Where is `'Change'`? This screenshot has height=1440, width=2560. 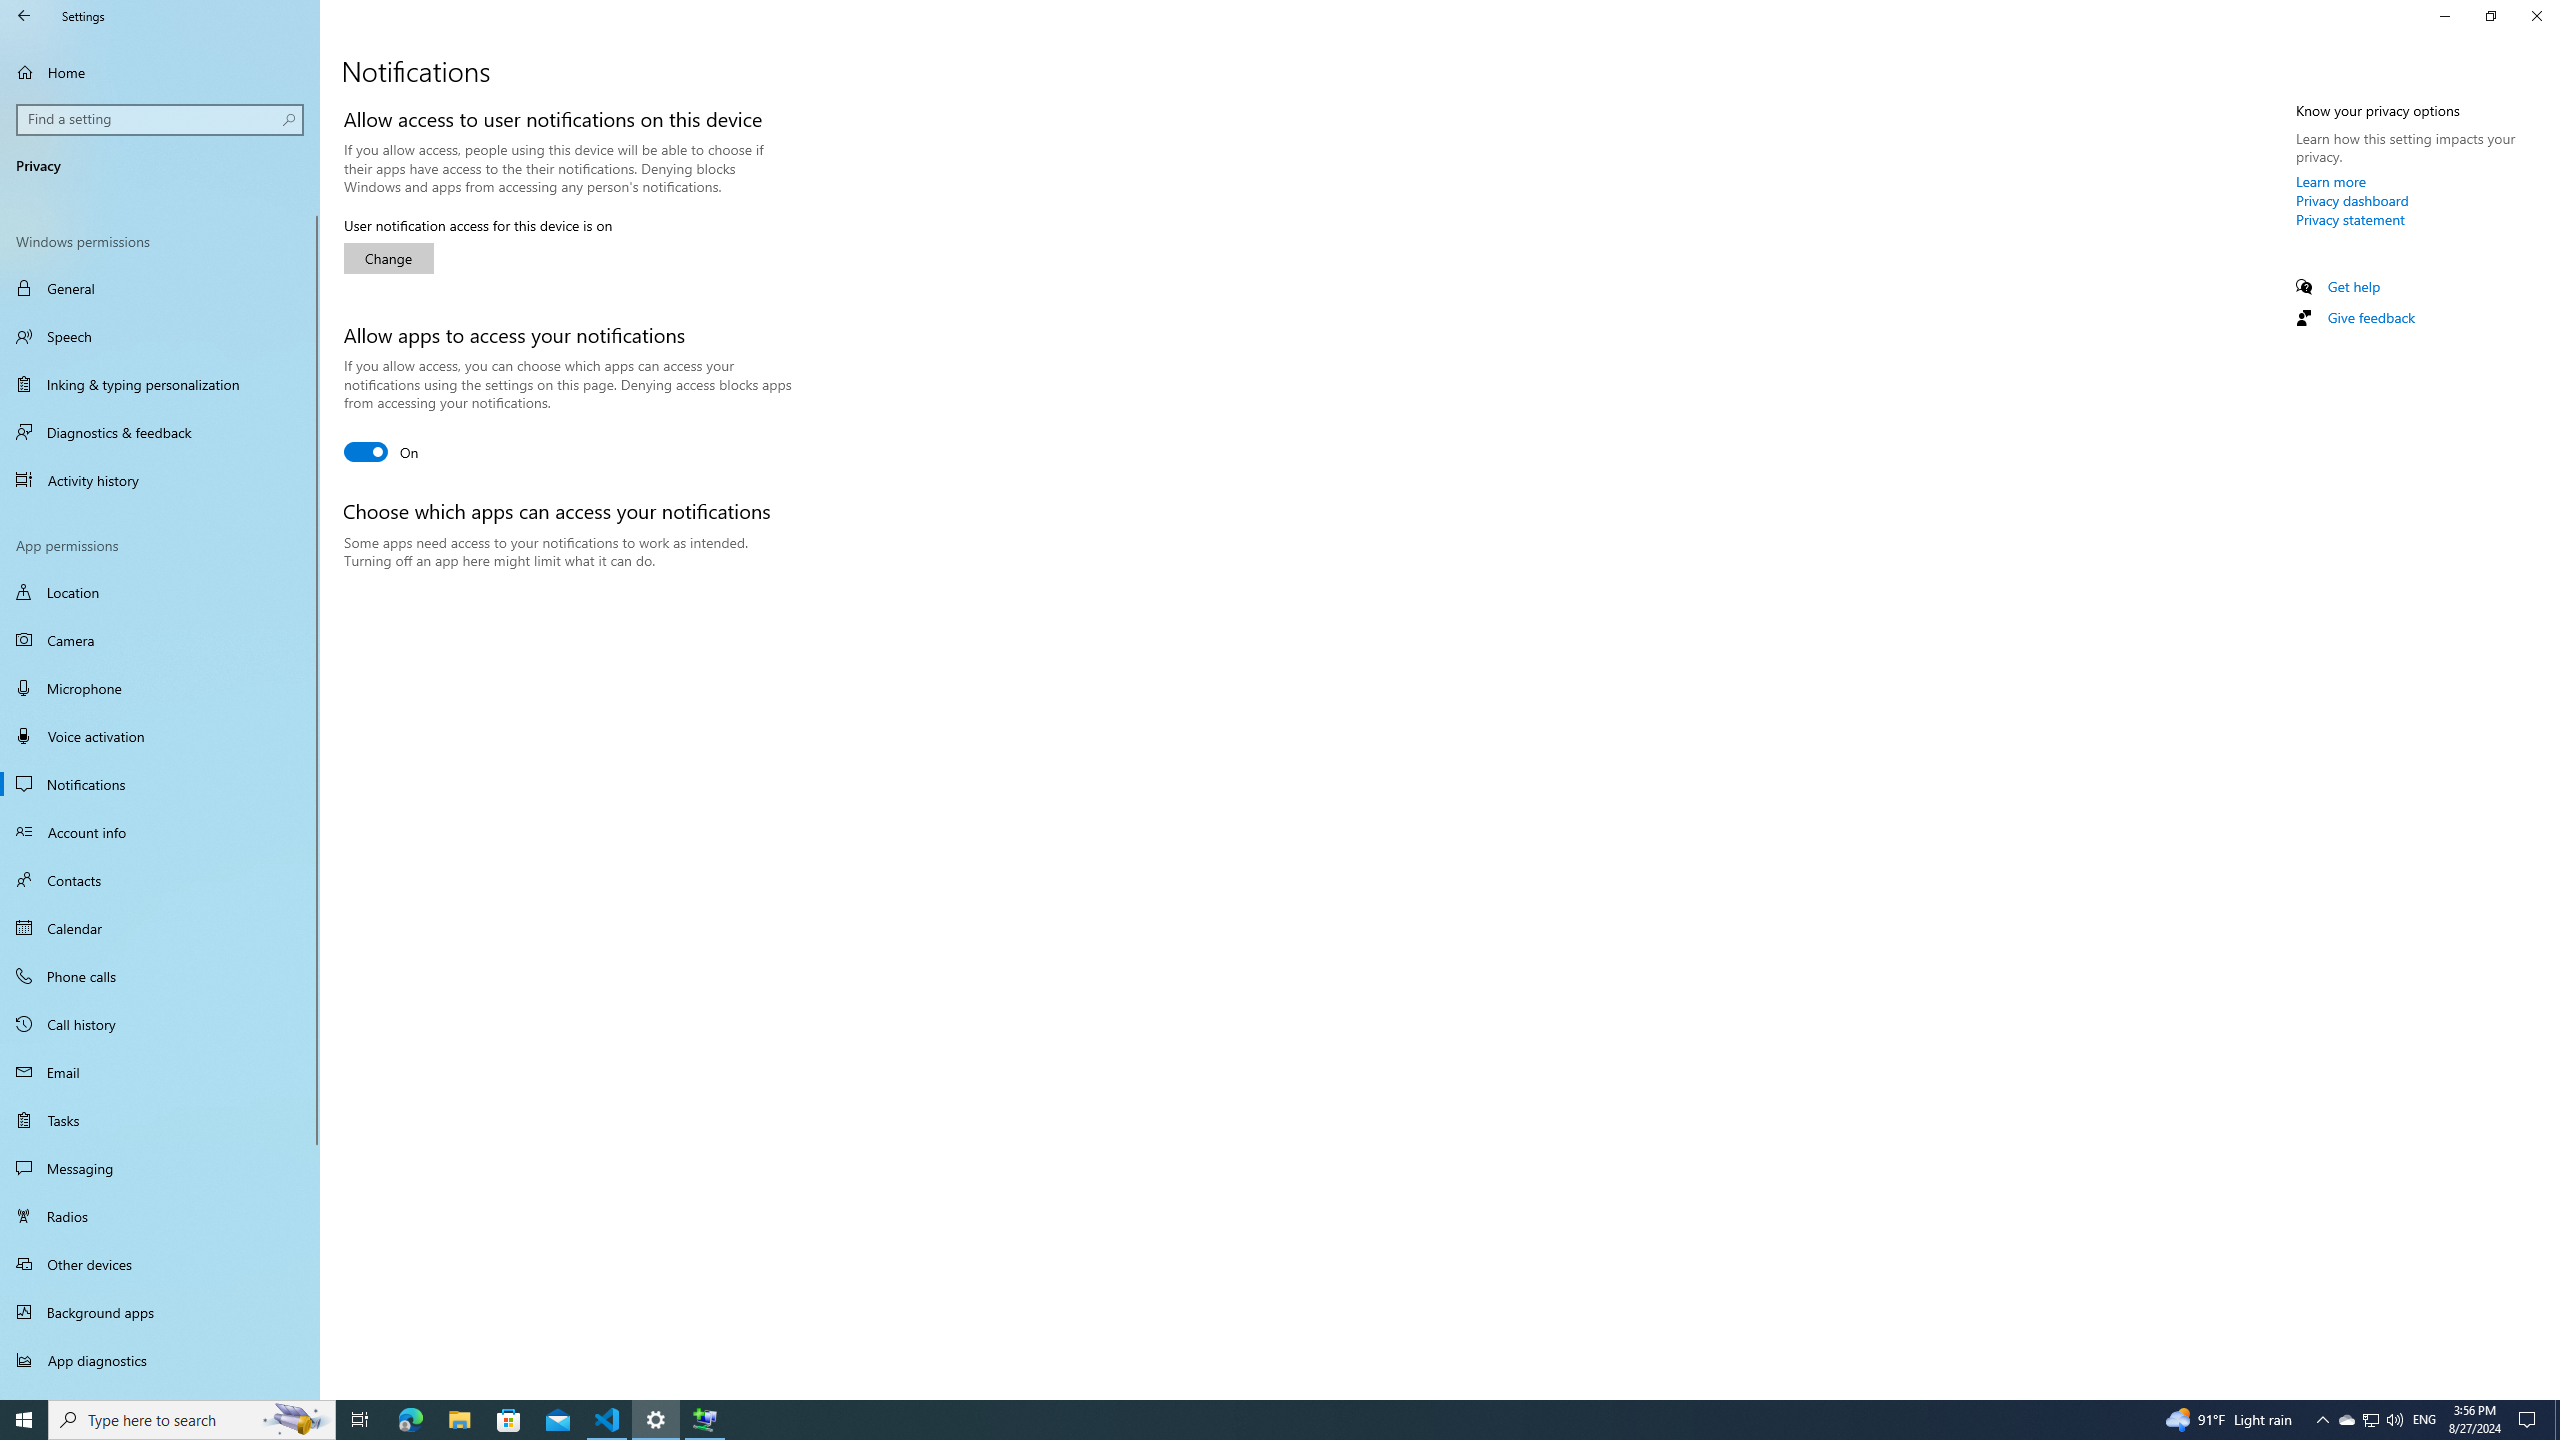 'Change' is located at coordinates (388, 257).